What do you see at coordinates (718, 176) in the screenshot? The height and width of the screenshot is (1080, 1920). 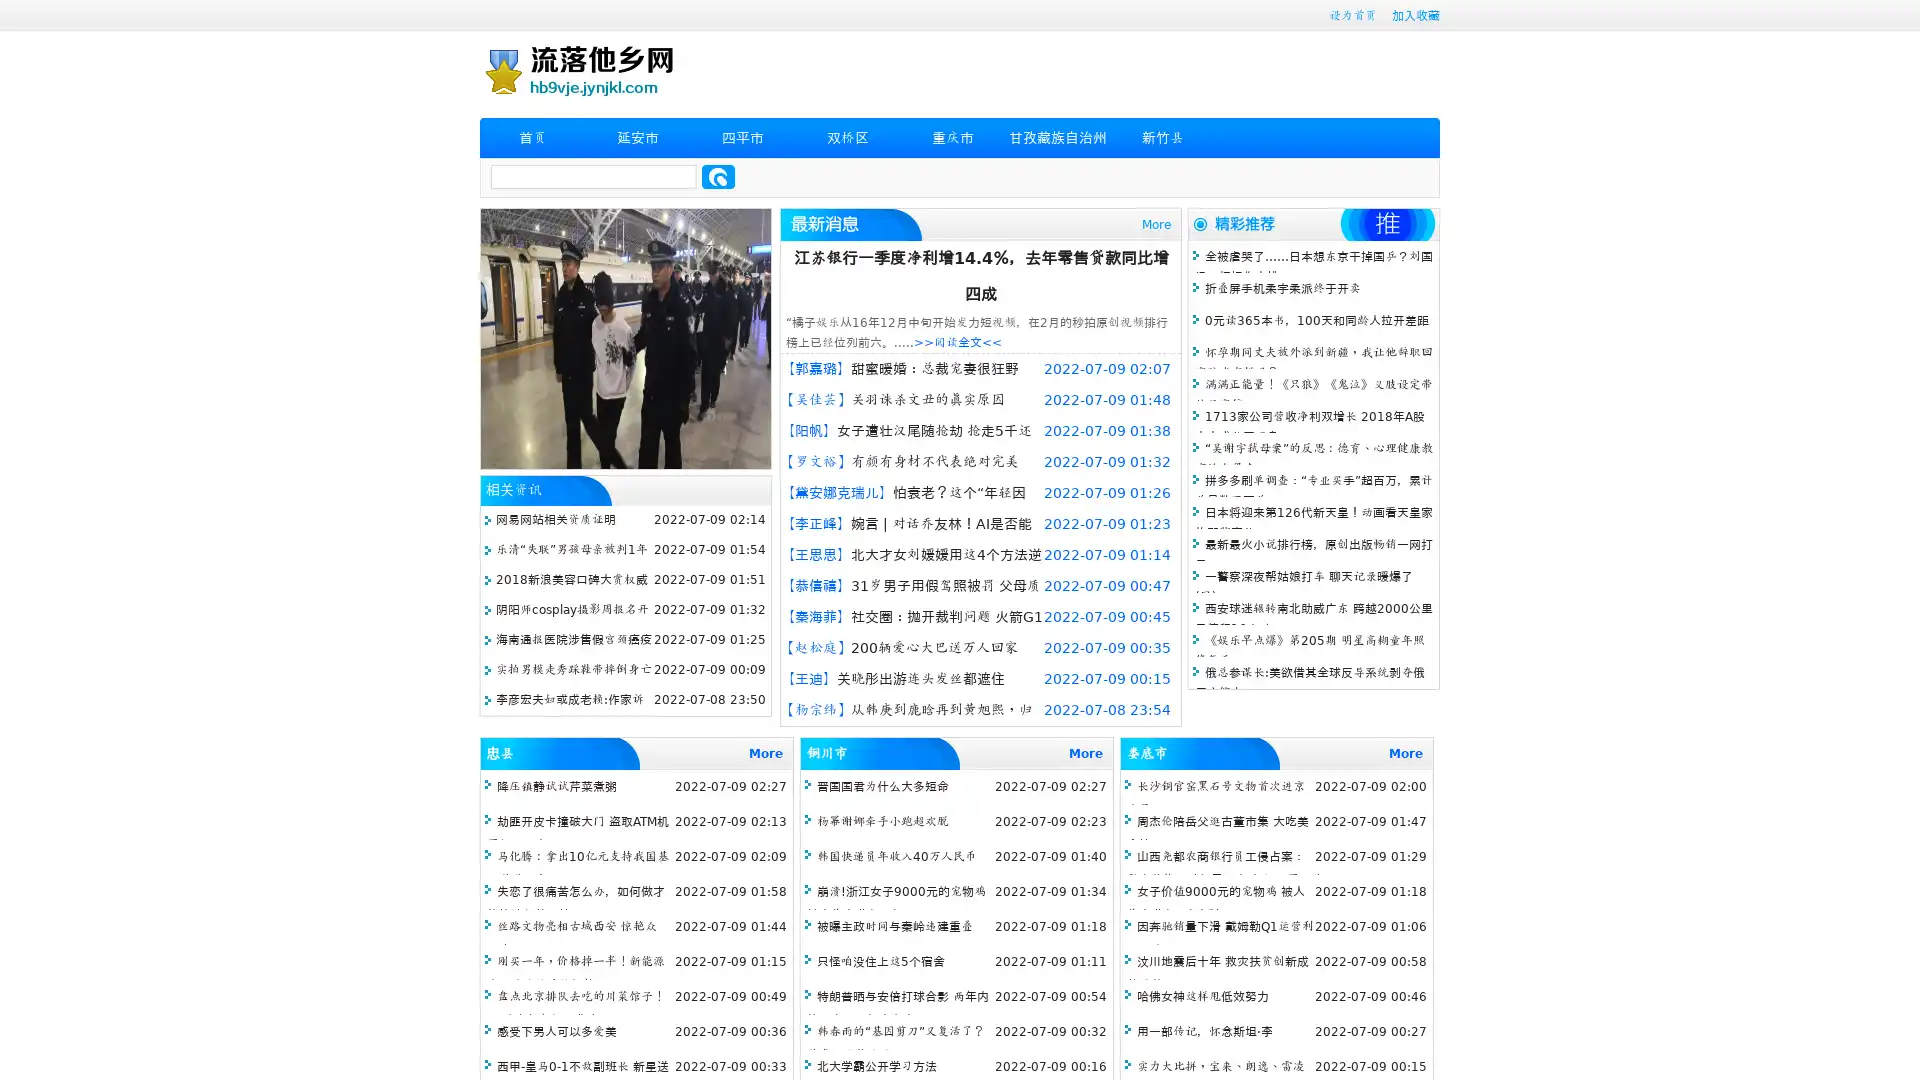 I see `Search` at bounding box center [718, 176].